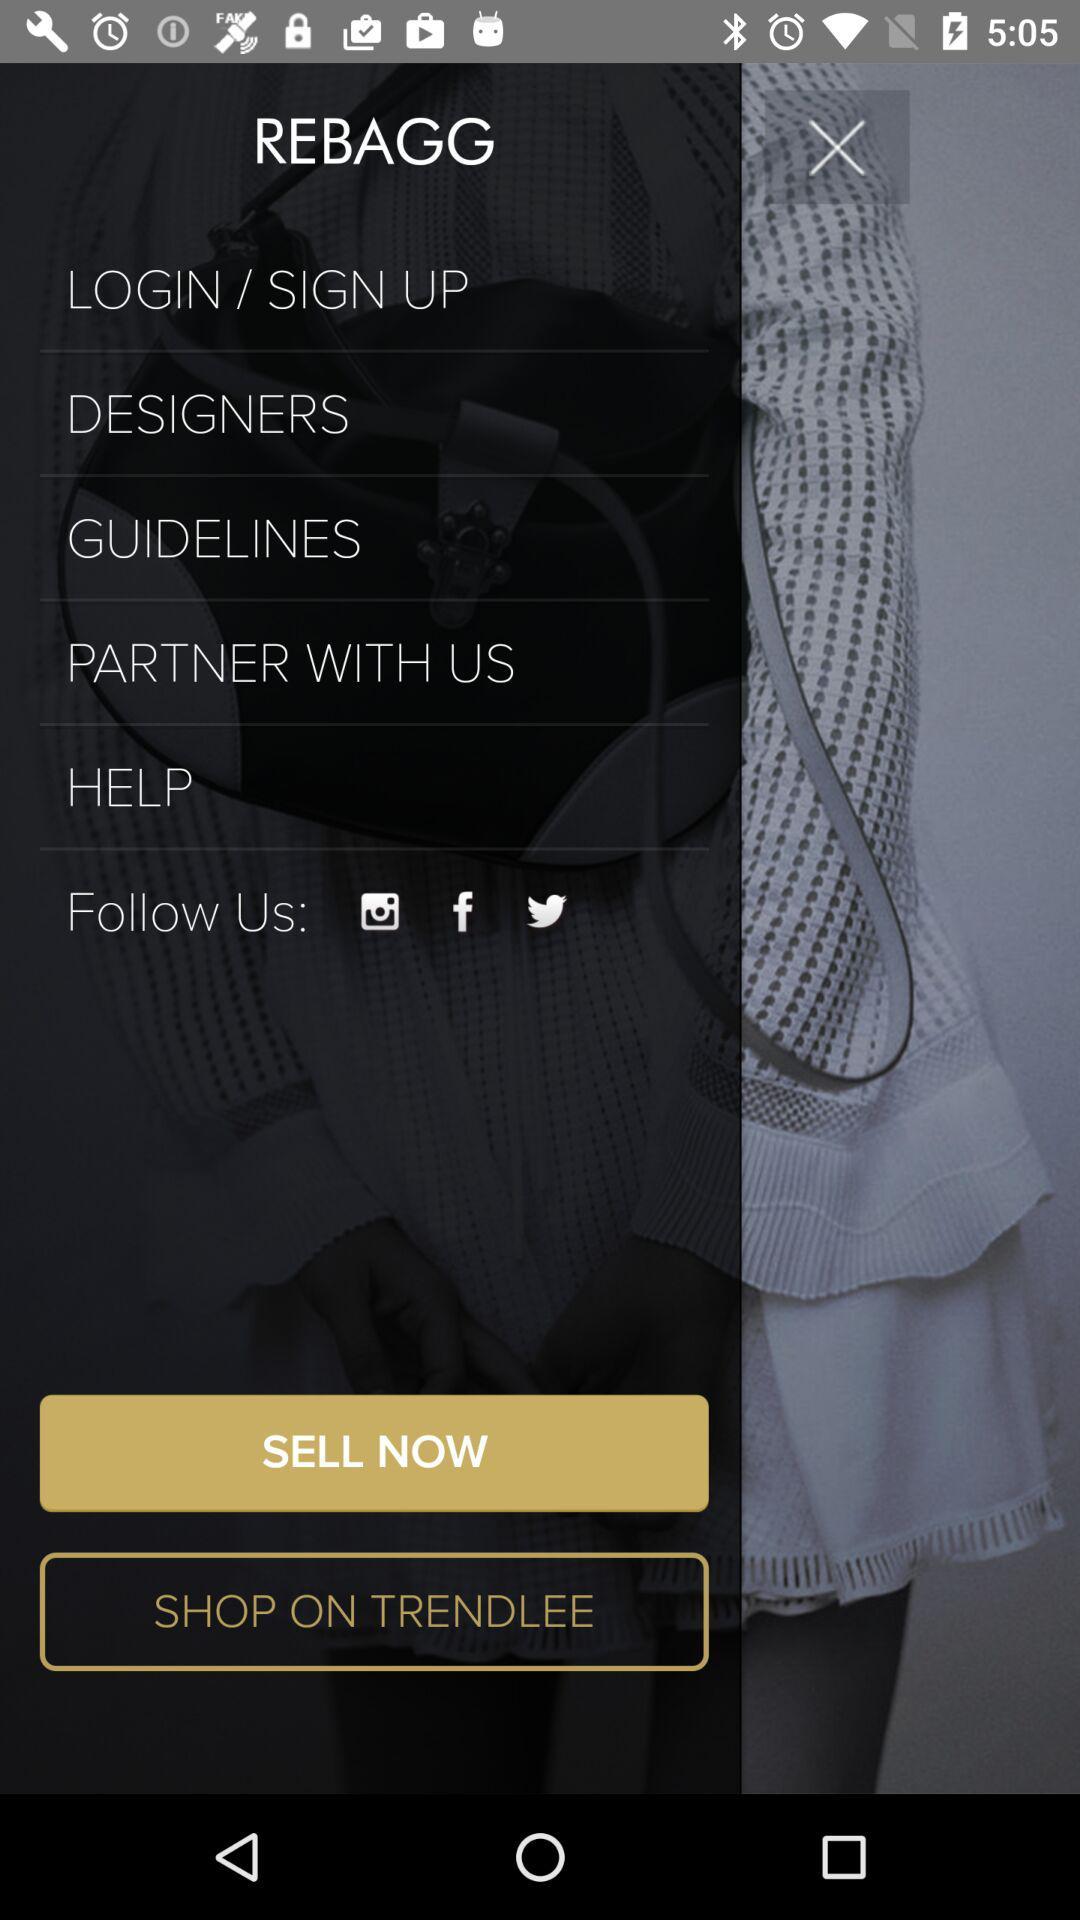  I want to click on follow on twitter, so click(547, 911).